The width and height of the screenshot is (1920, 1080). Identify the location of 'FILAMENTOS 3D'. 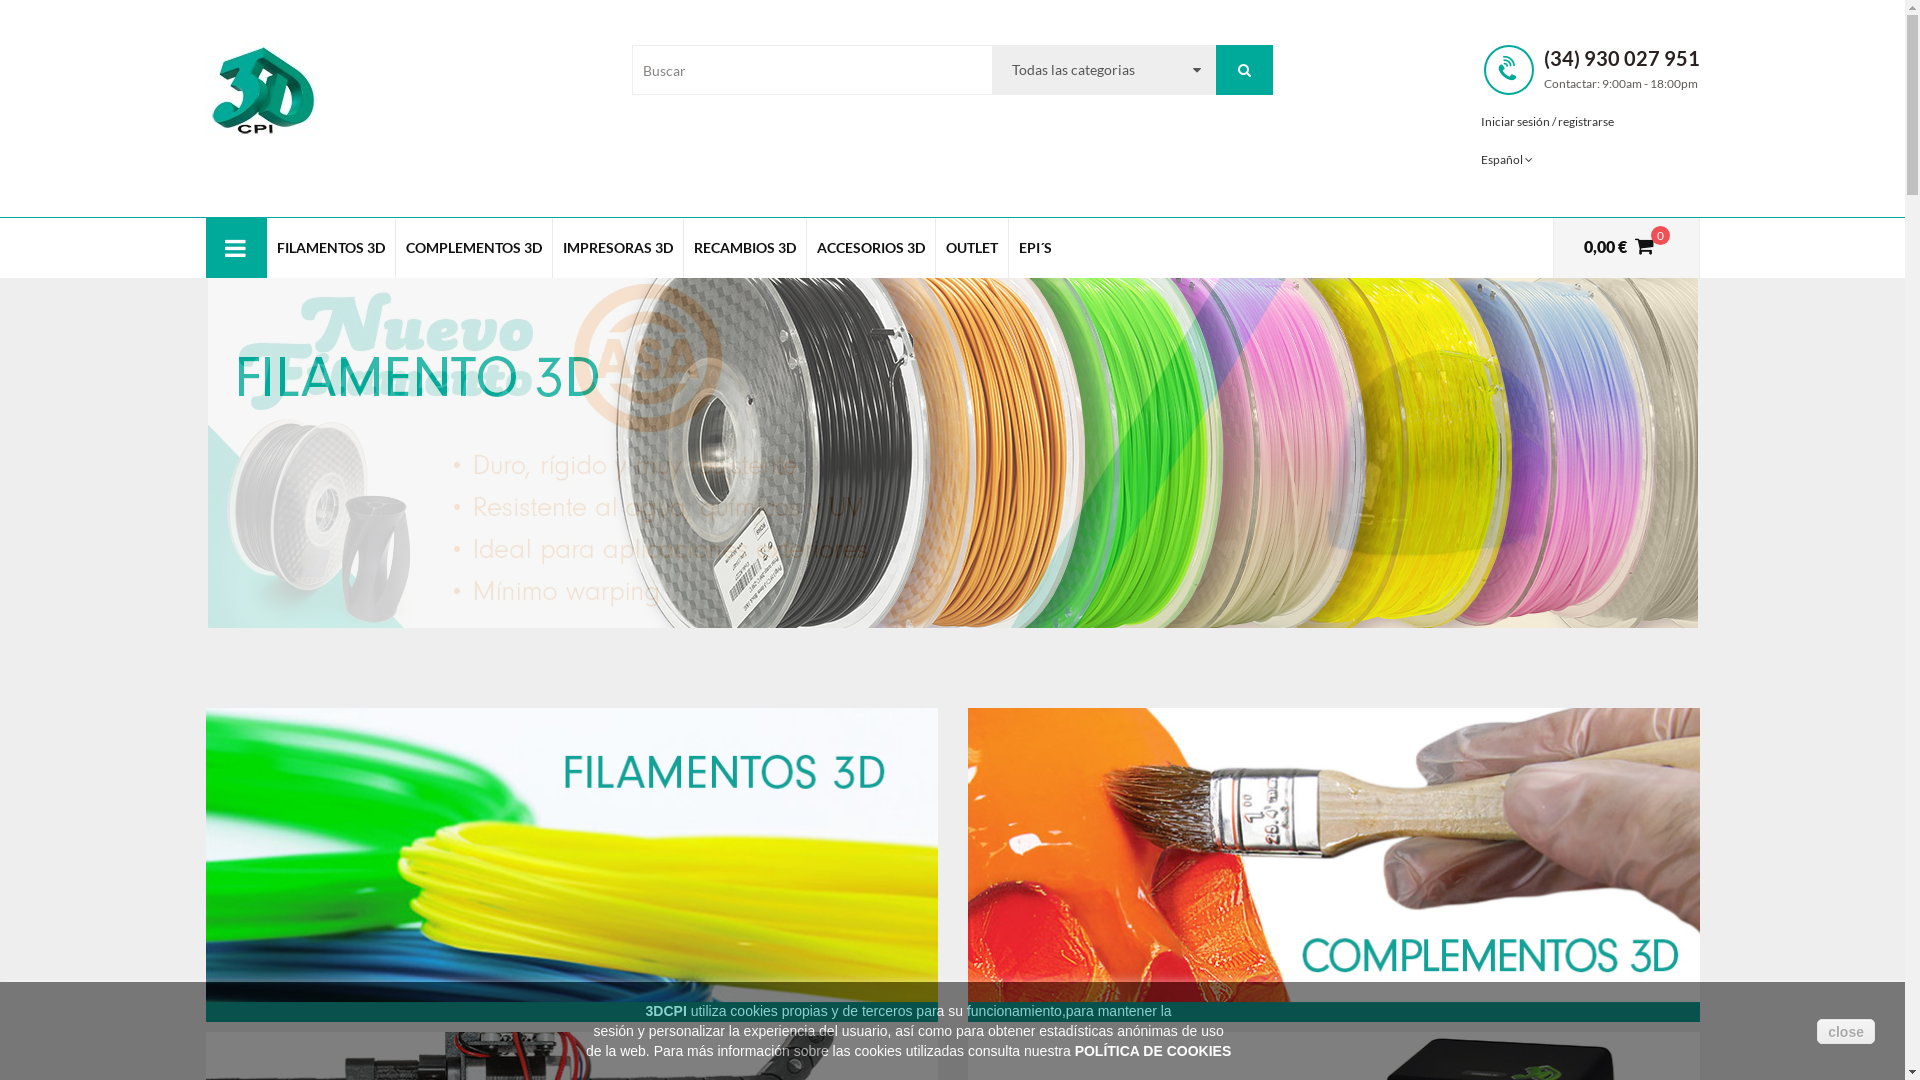
(330, 246).